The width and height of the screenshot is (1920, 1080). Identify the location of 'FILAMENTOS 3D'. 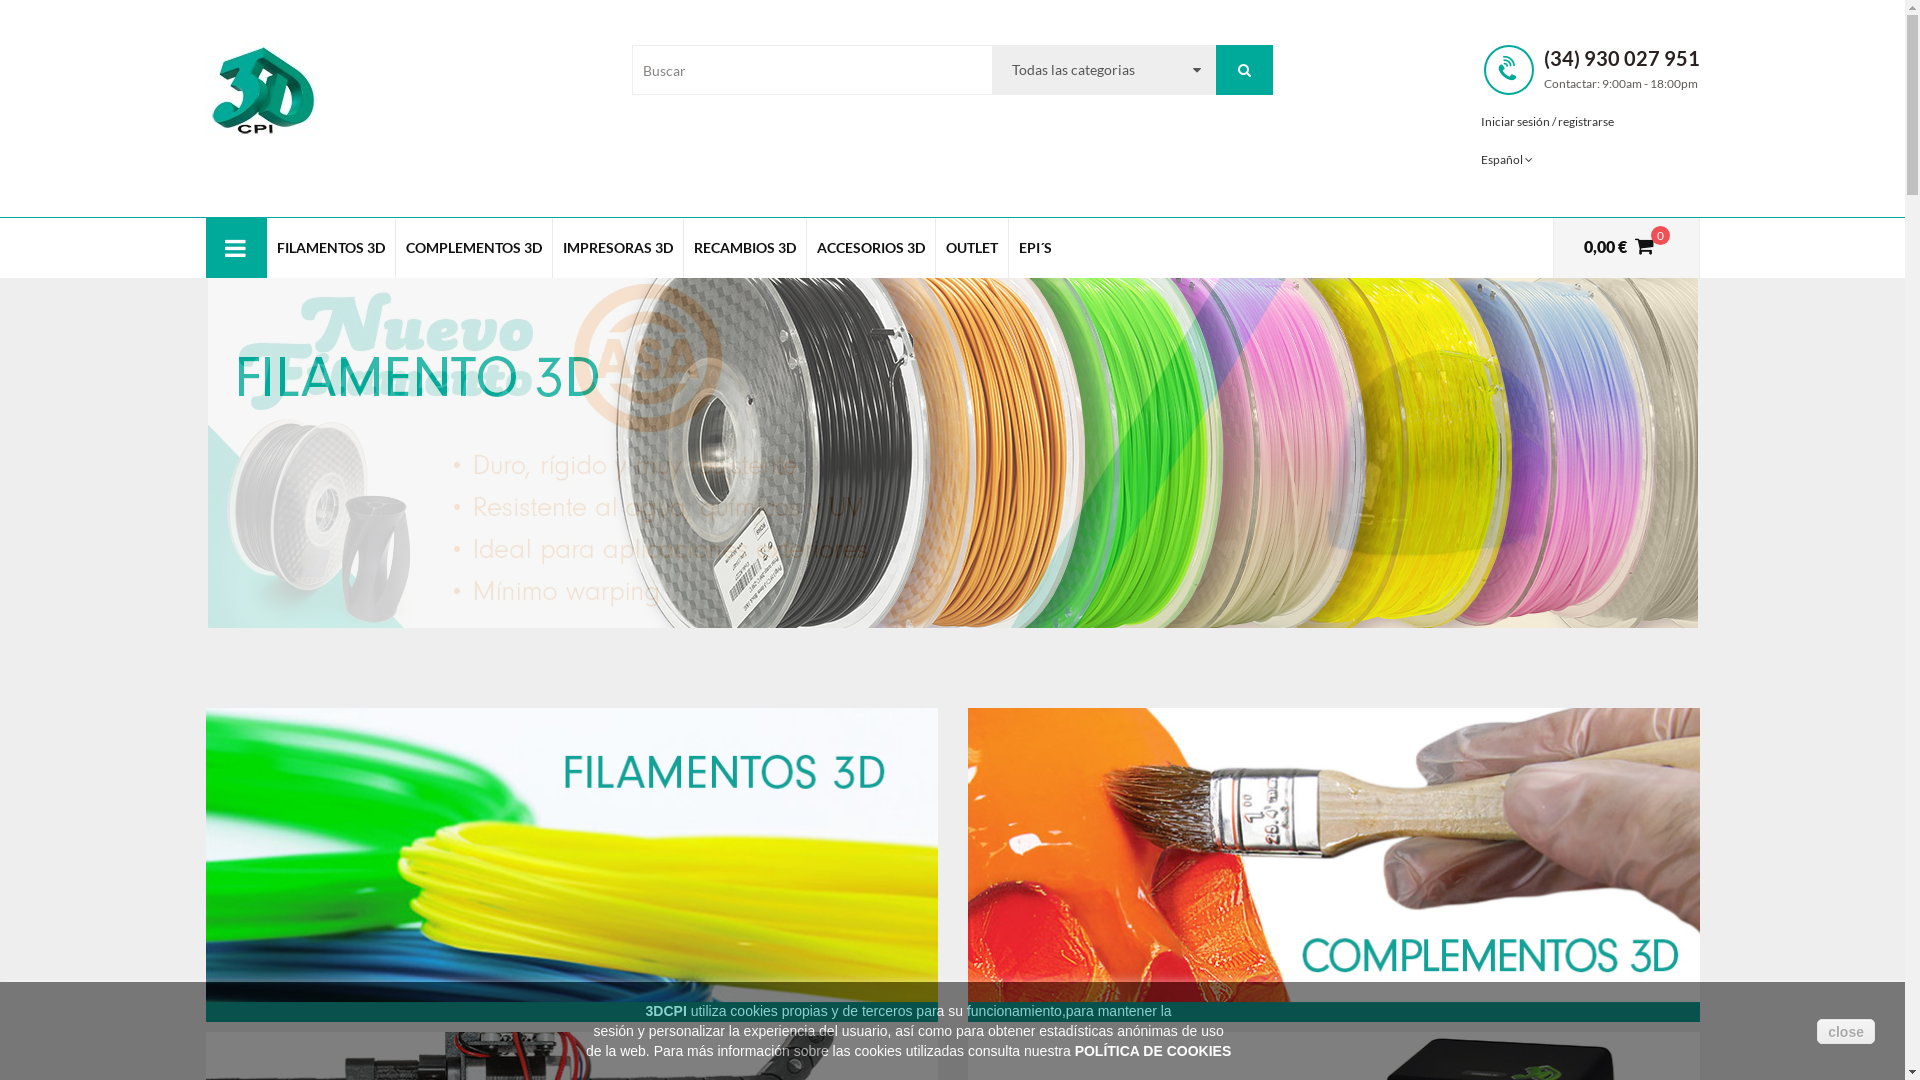
(330, 246).